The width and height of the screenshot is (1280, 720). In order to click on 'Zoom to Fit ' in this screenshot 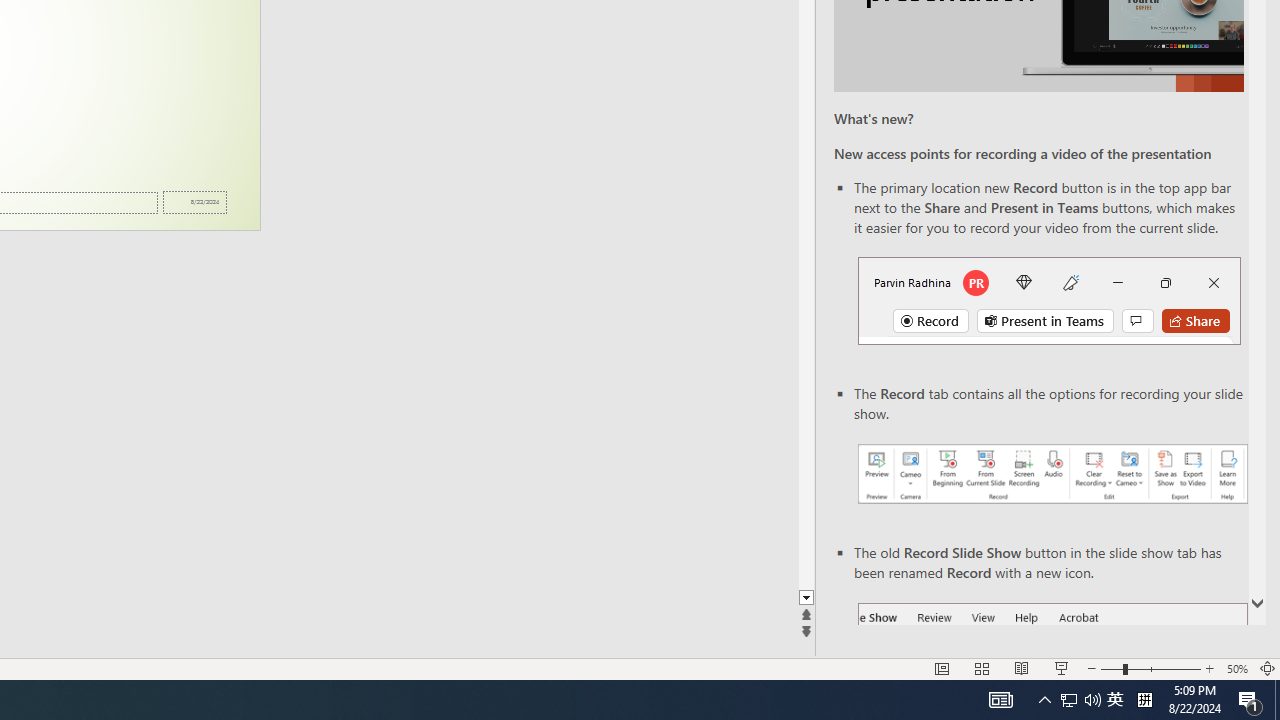, I will do `click(1266, 669)`.